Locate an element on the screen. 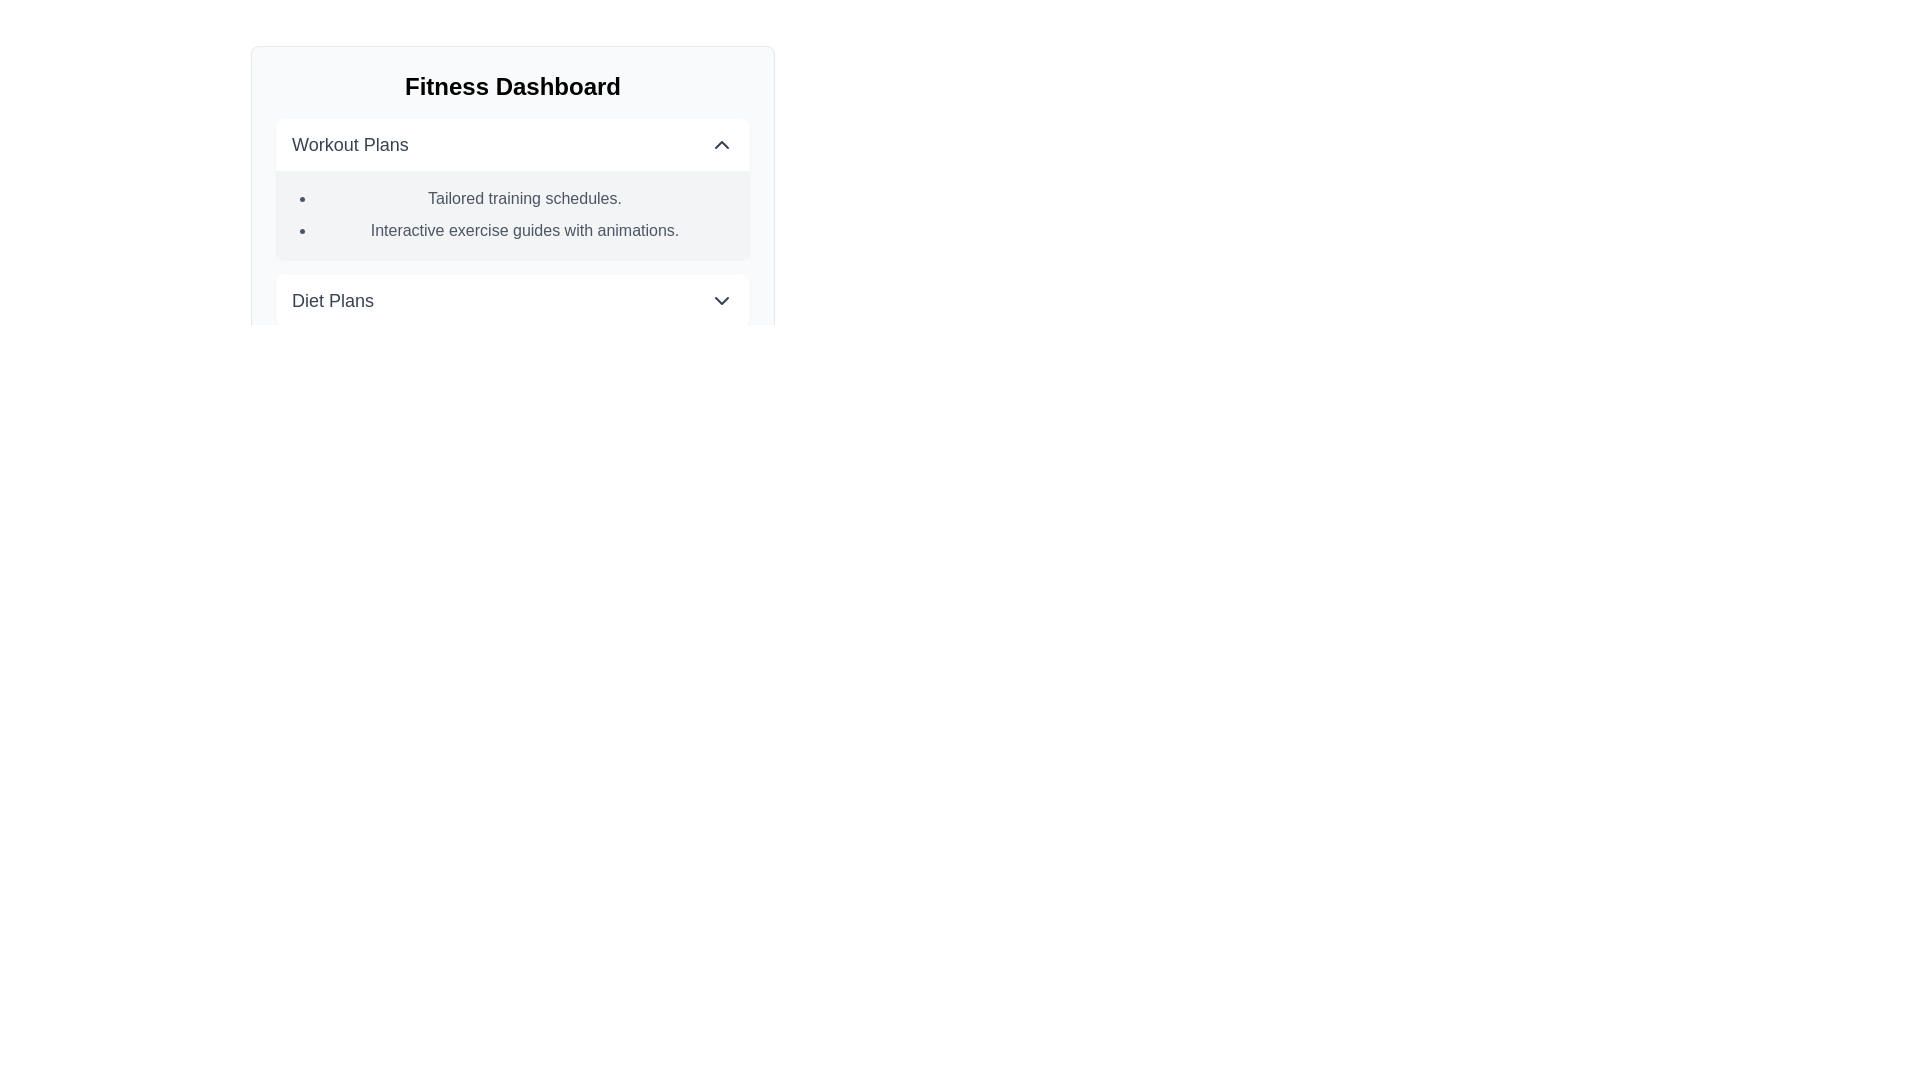 The width and height of the screenshot is (1920, 1080). the chevron icon located to the right of the 'Diet Plans' text for accessibility interactions is located at coordinates (720, 300).